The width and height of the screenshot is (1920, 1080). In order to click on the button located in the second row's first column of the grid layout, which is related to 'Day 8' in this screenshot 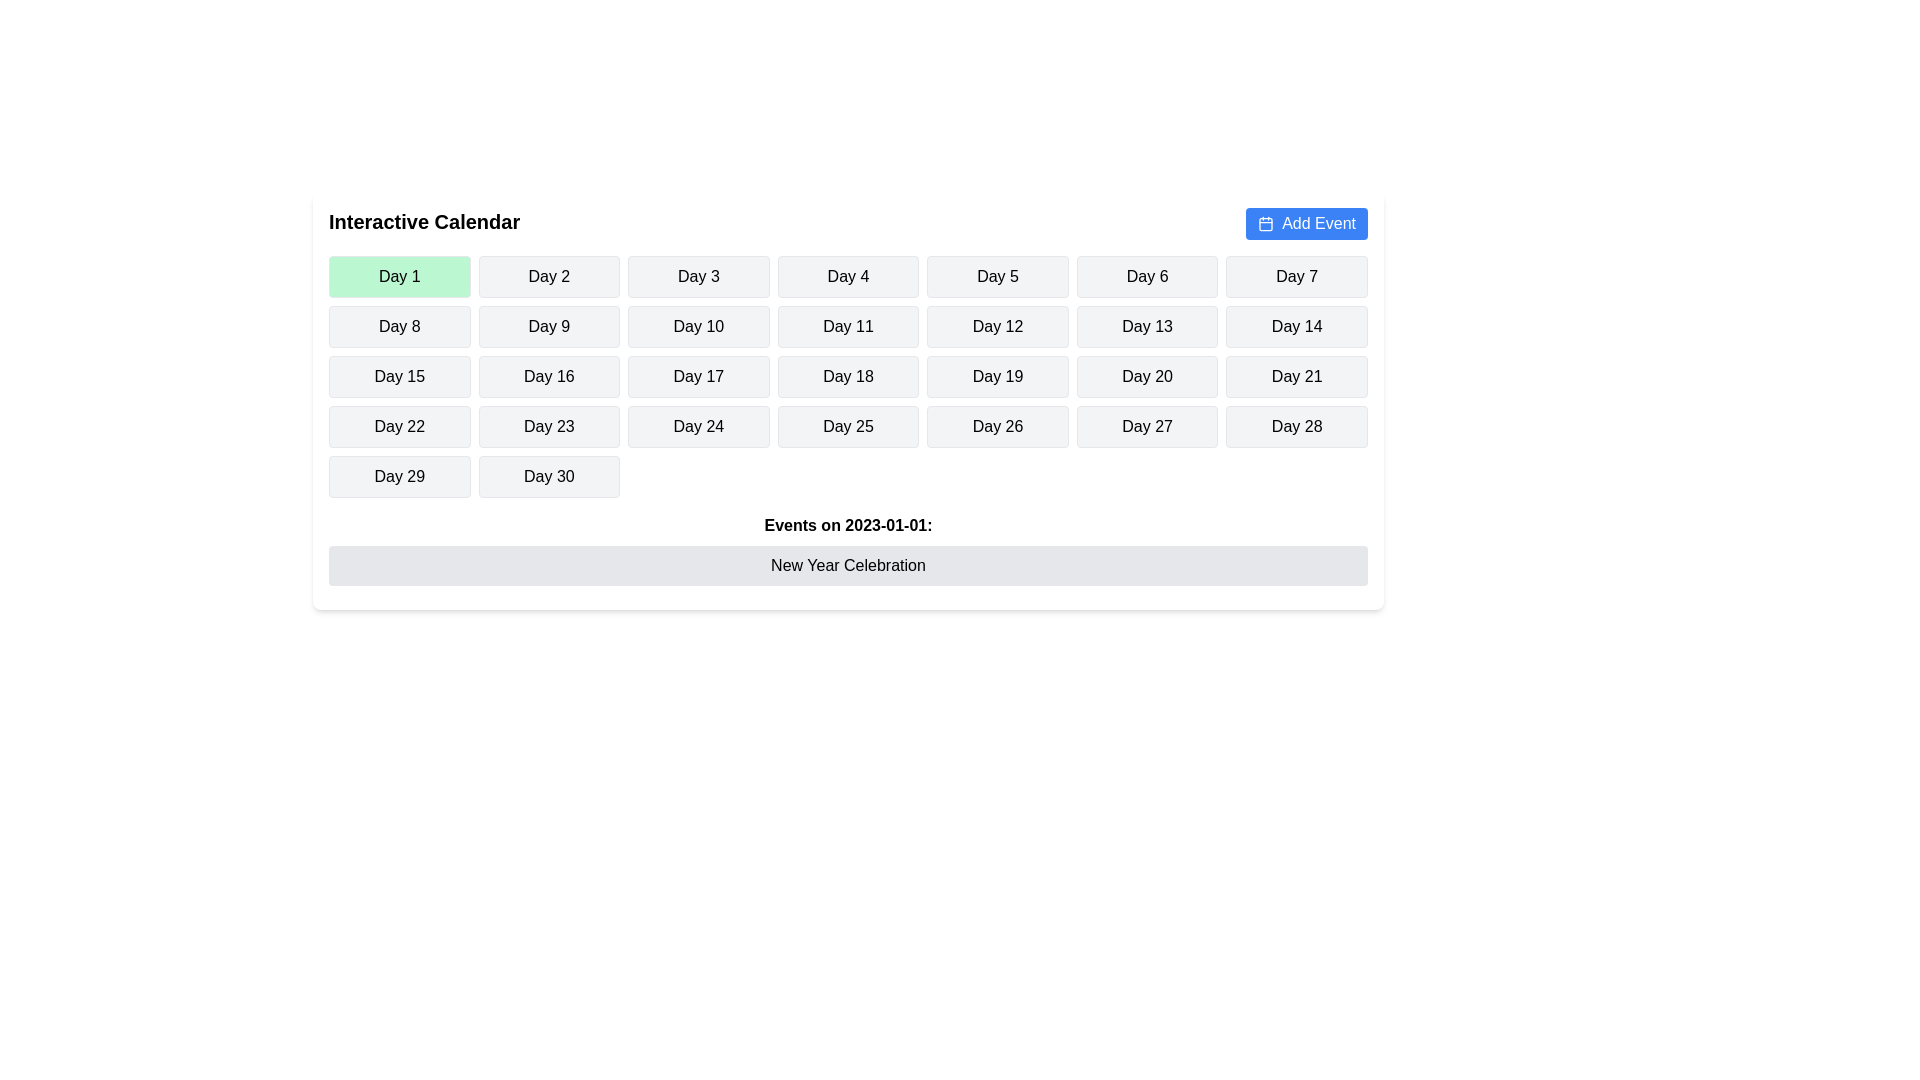, I will do `click(399, 326)`.